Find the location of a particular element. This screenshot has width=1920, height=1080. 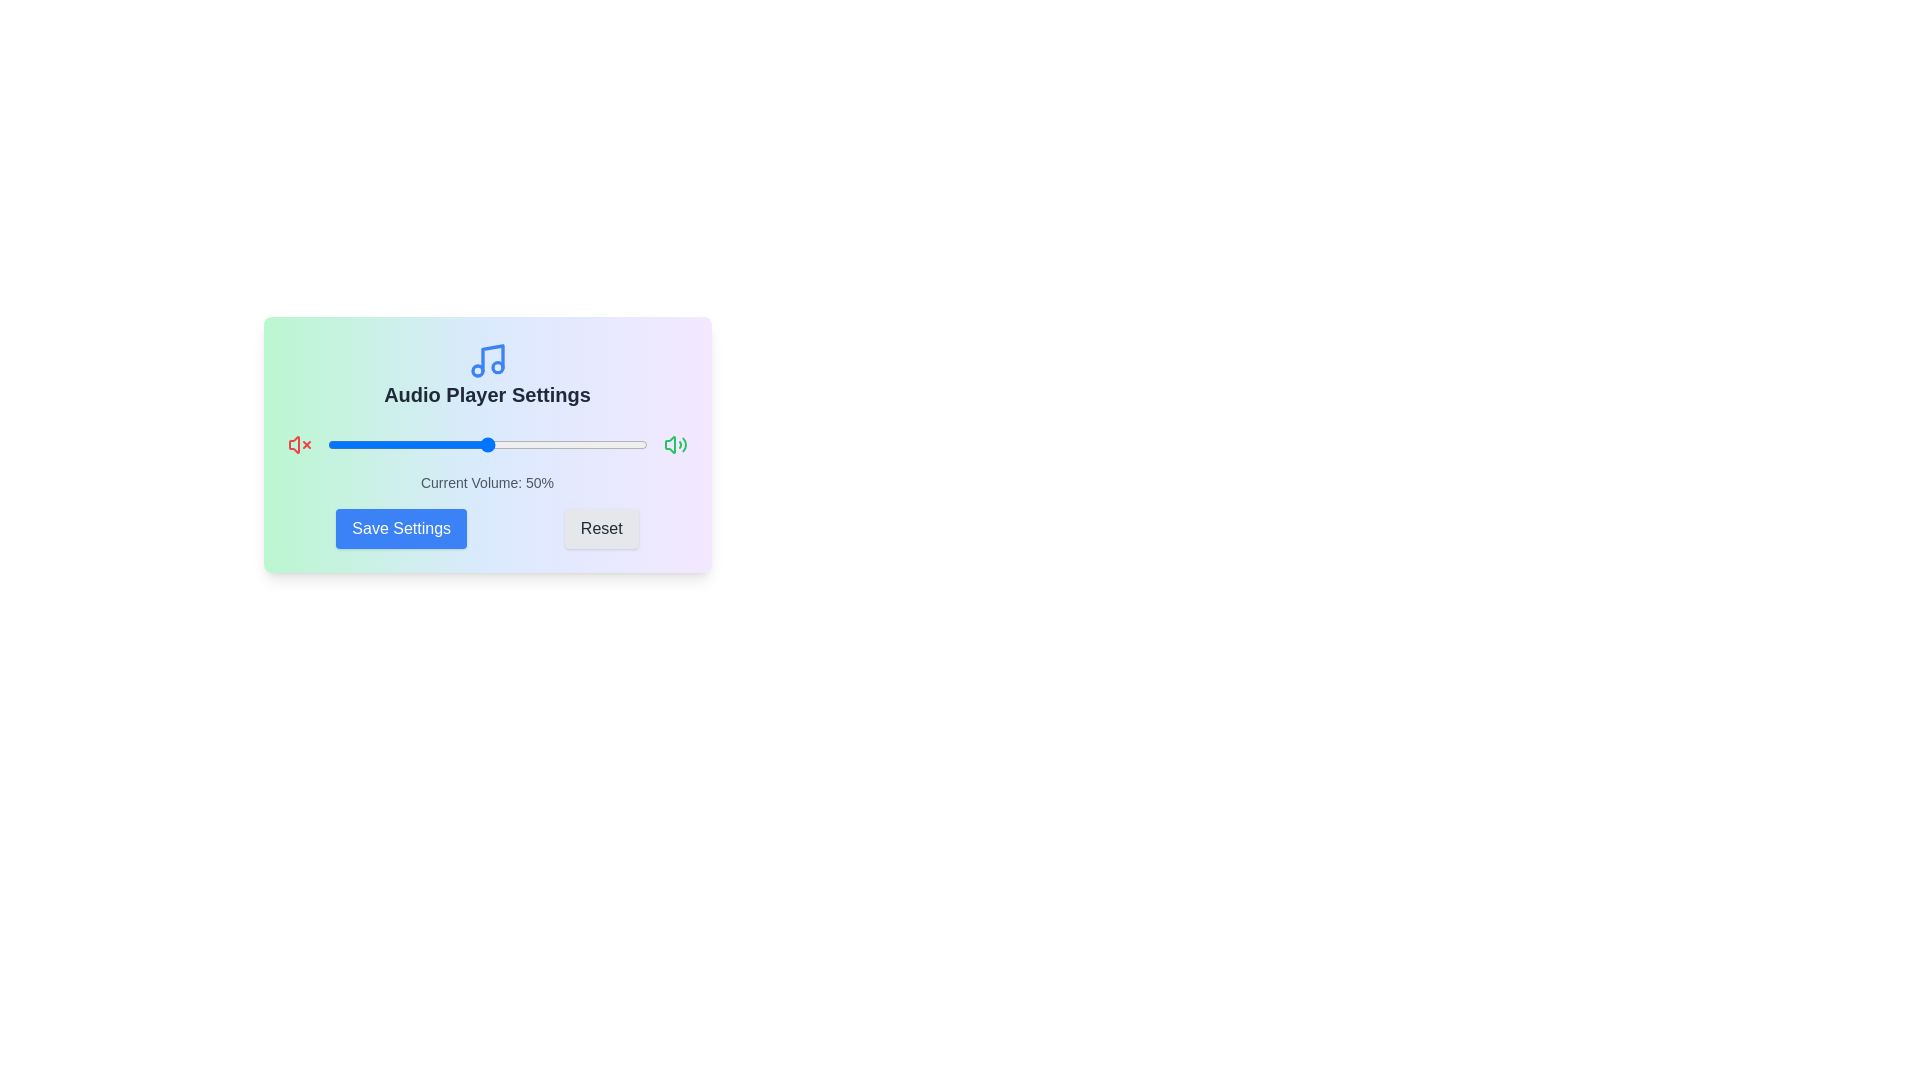

the 'Reset' button, which is a light gray rectangular button with rounded corners located is located at coordinates (600, 527).